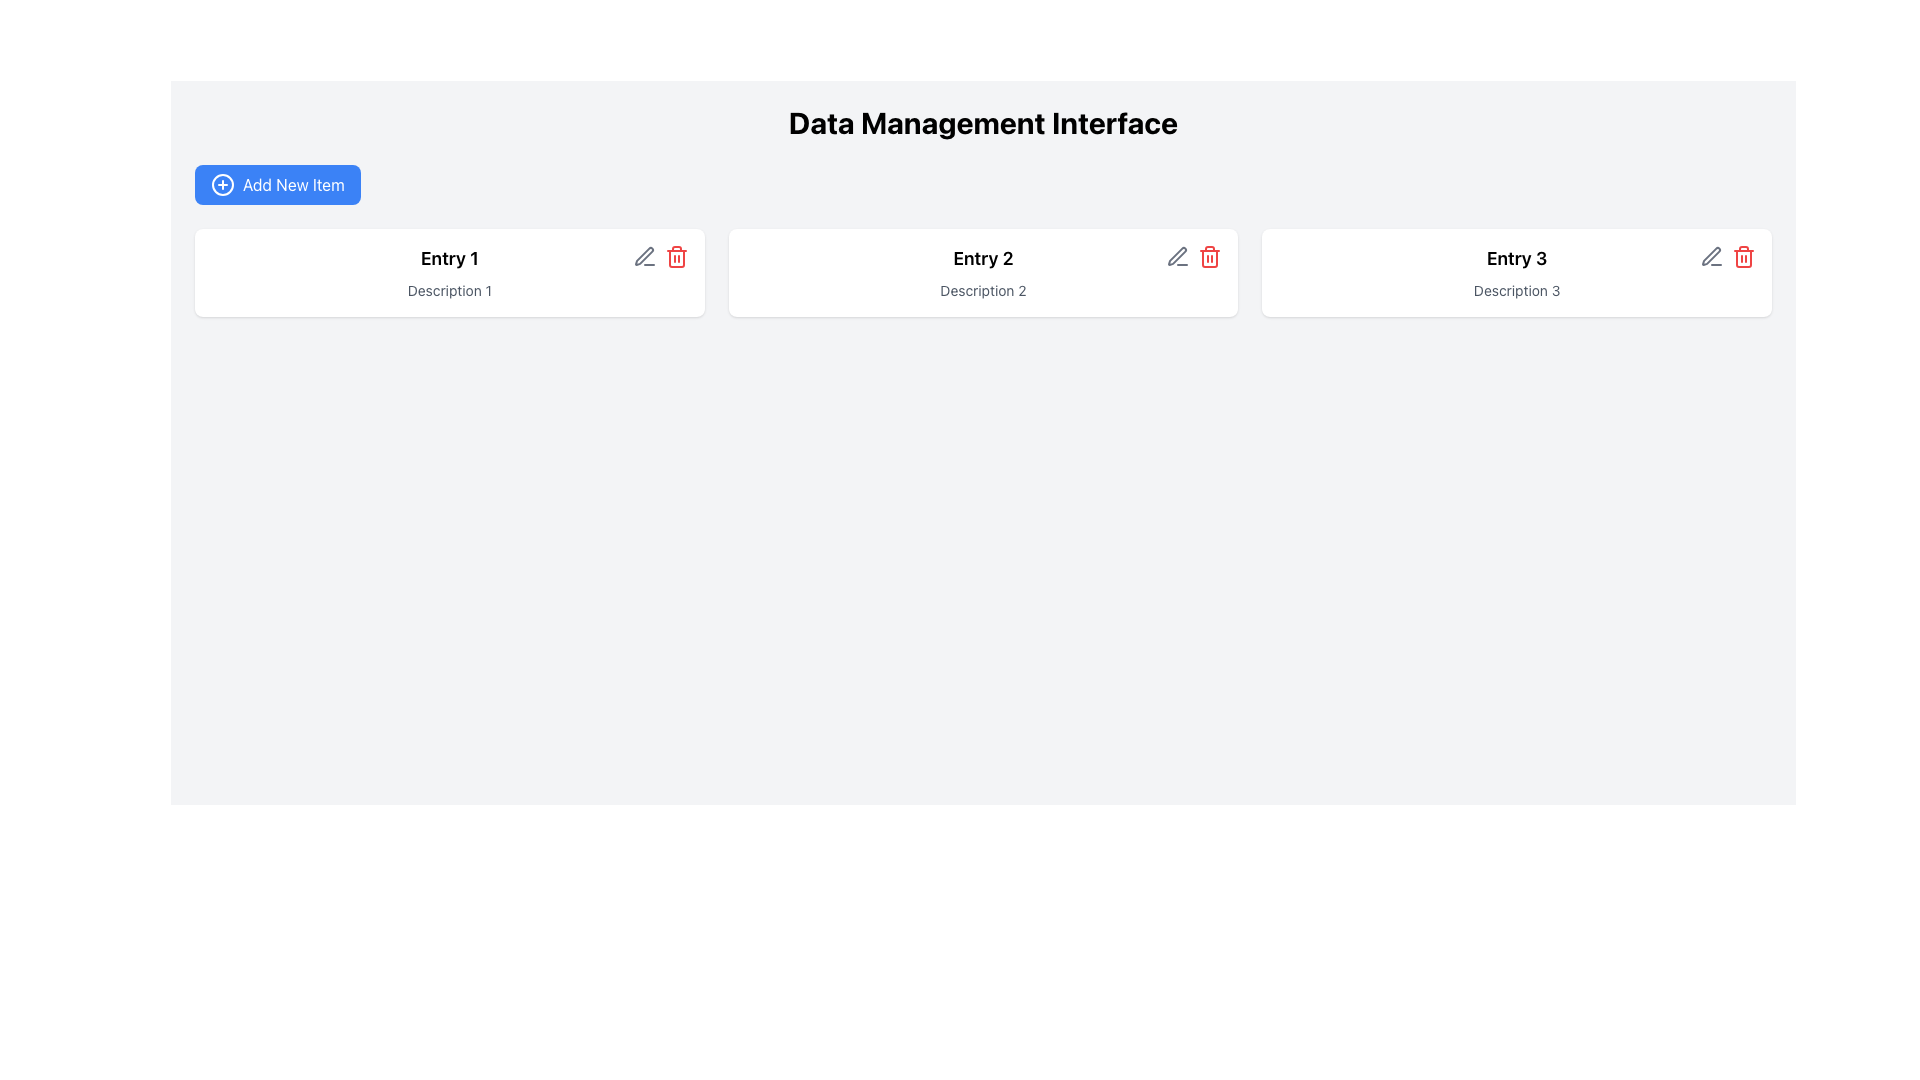 The height and width of the screenshot is (1080, 1920). What do you see at coordinates (448, 290) in the screenshot?
I see `the static text label located below the title 'Entry 1' in the first card on the left of the horizontally aligned list of cards` at bounding box center [448, 290].